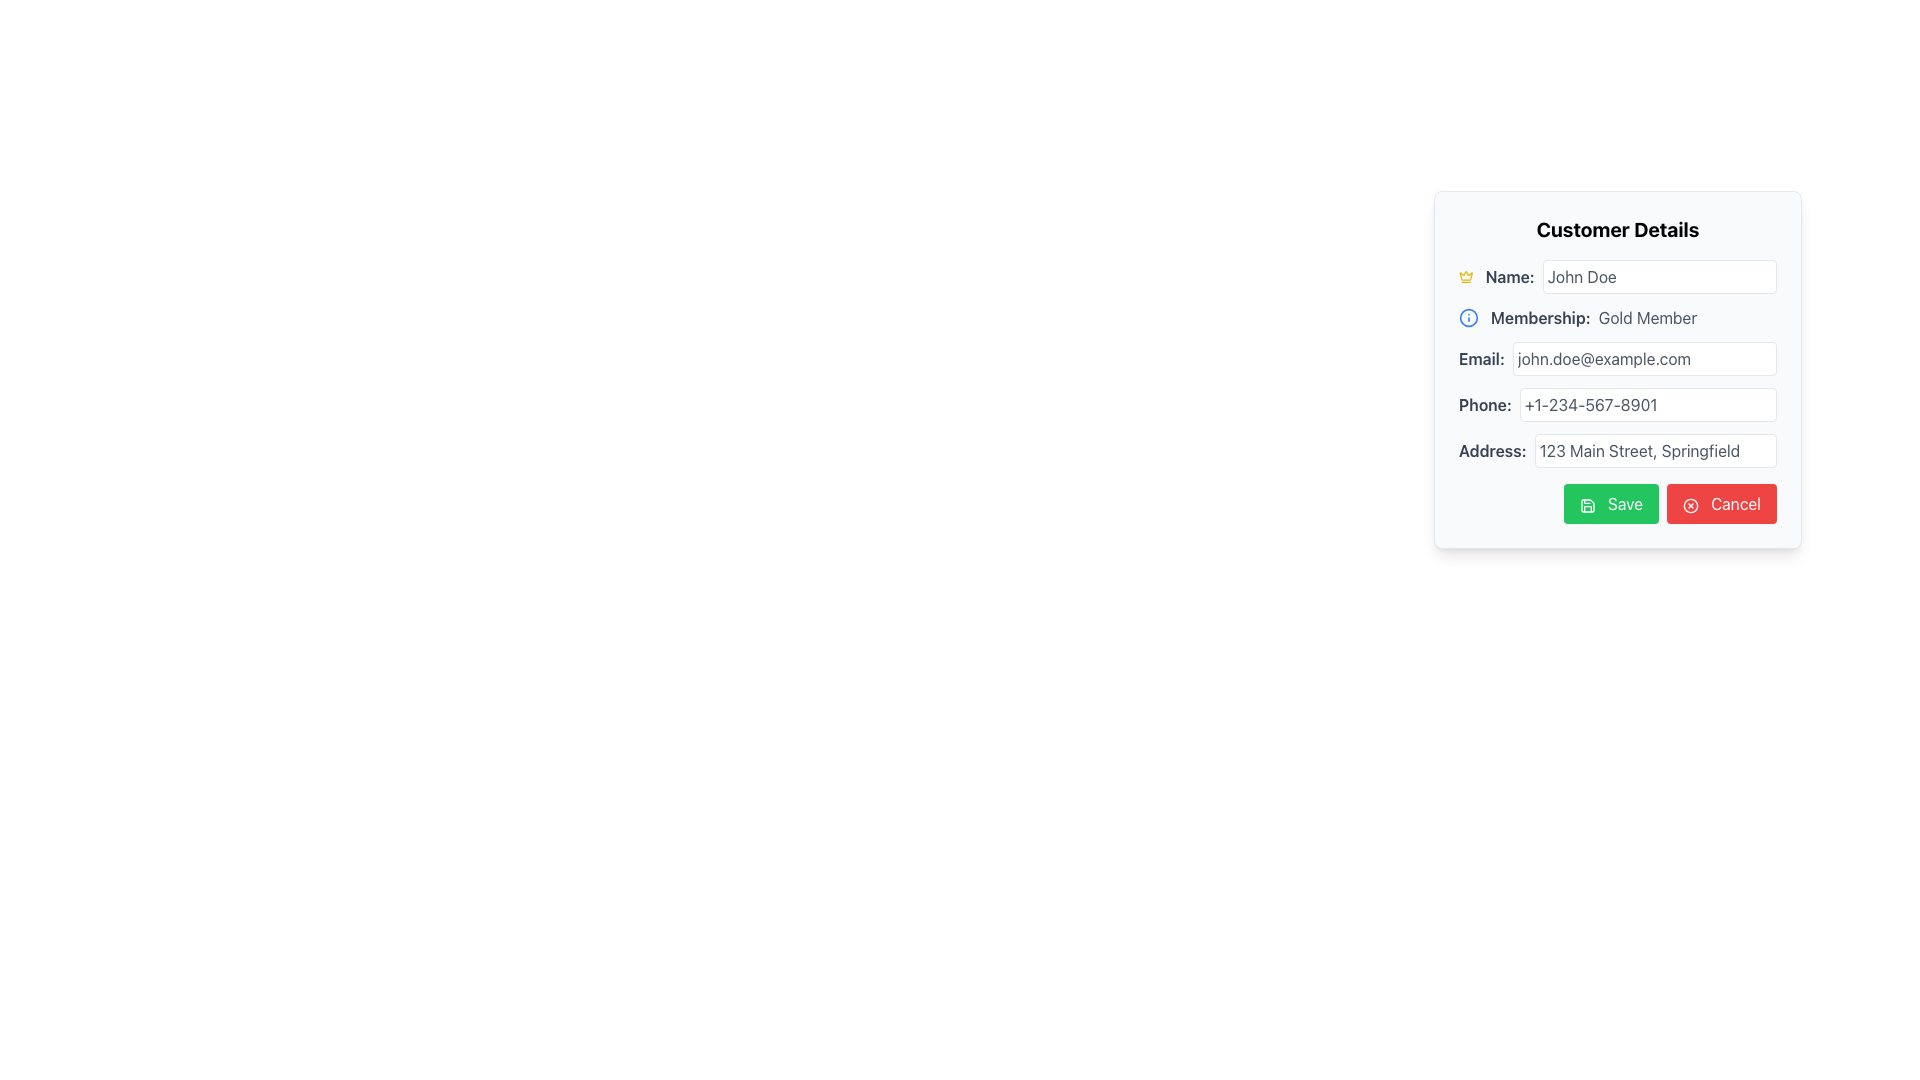 This screenshot has height=1080, width=1920. I want to click on the text label for the 'Phone:' input field in the 'Customer Details' card, which guides the user to fill out the phone number correctly, so click(1485, 405).